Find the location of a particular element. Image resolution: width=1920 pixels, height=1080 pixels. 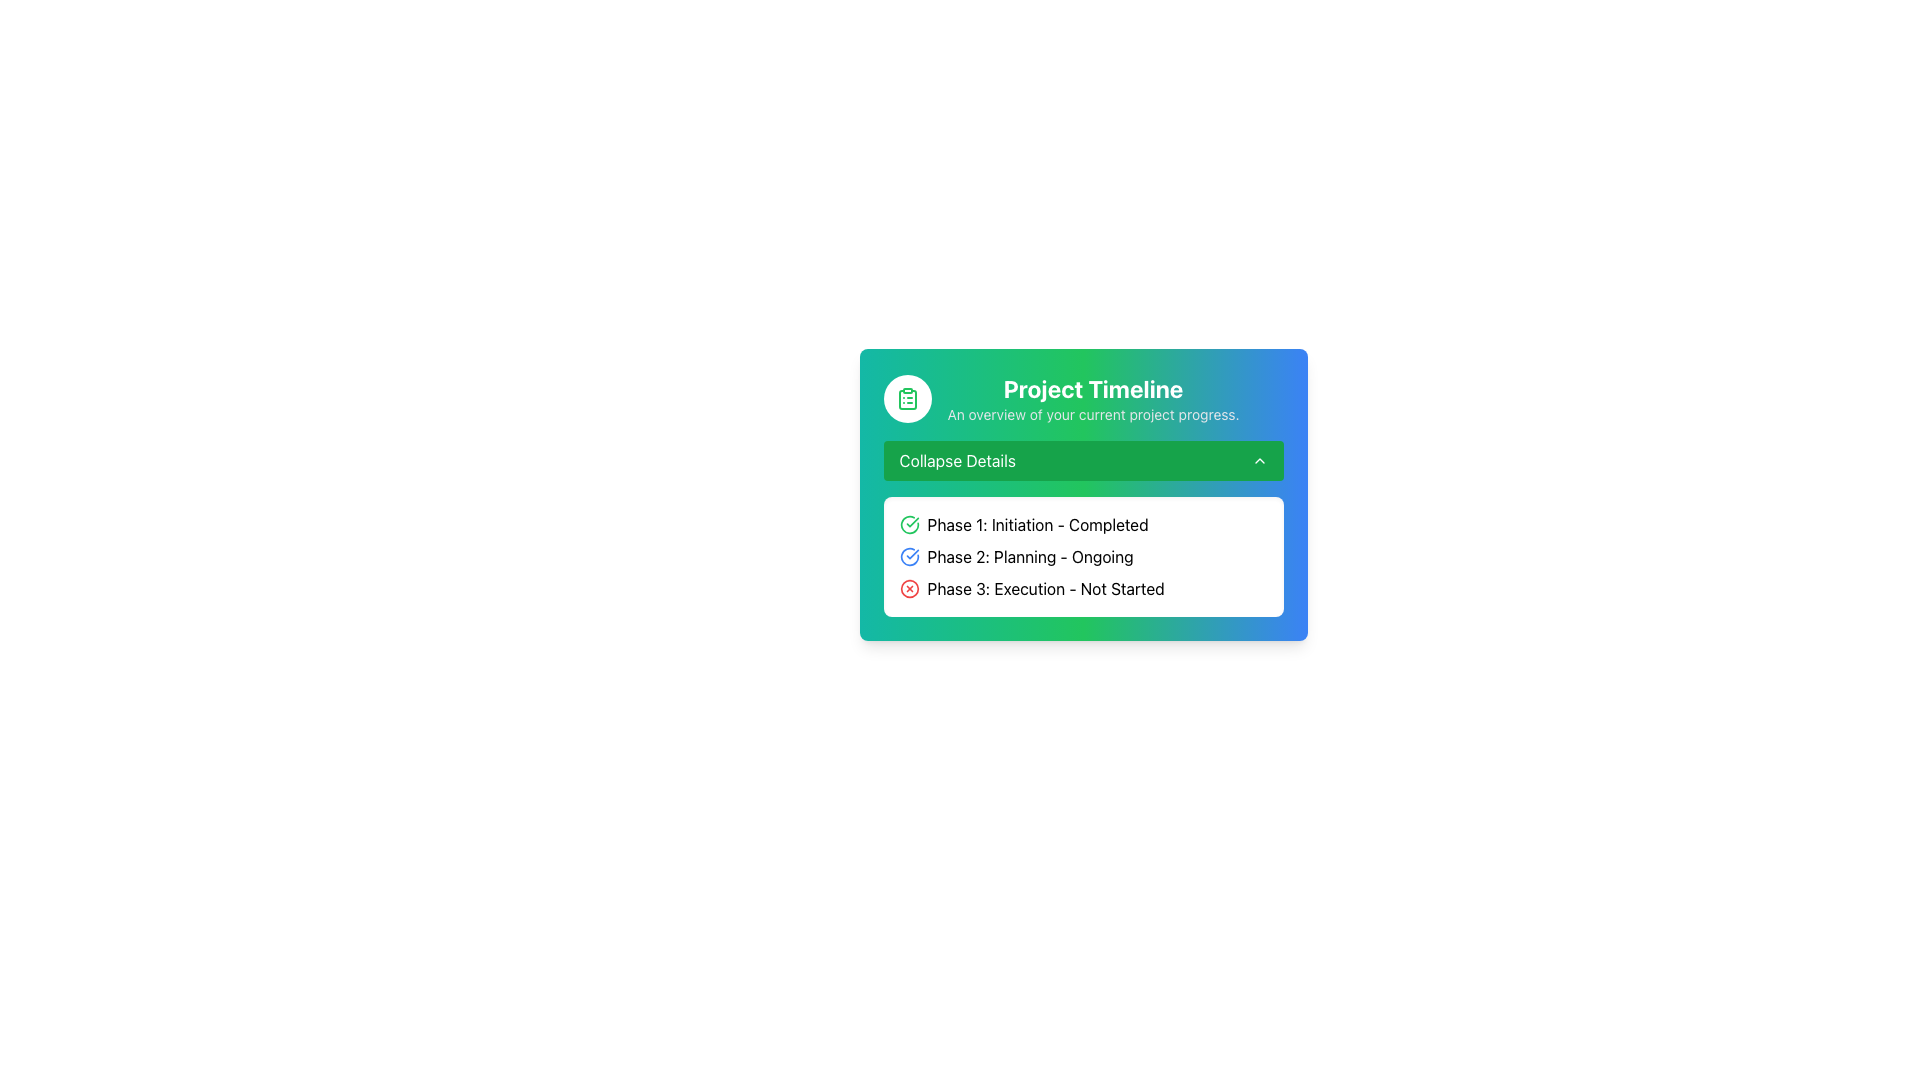

the completion icon with a green color and checkmark located in the 'Phase 1: Initiation - Completed' row of the project timeline section is located at coordinates (908, 523).